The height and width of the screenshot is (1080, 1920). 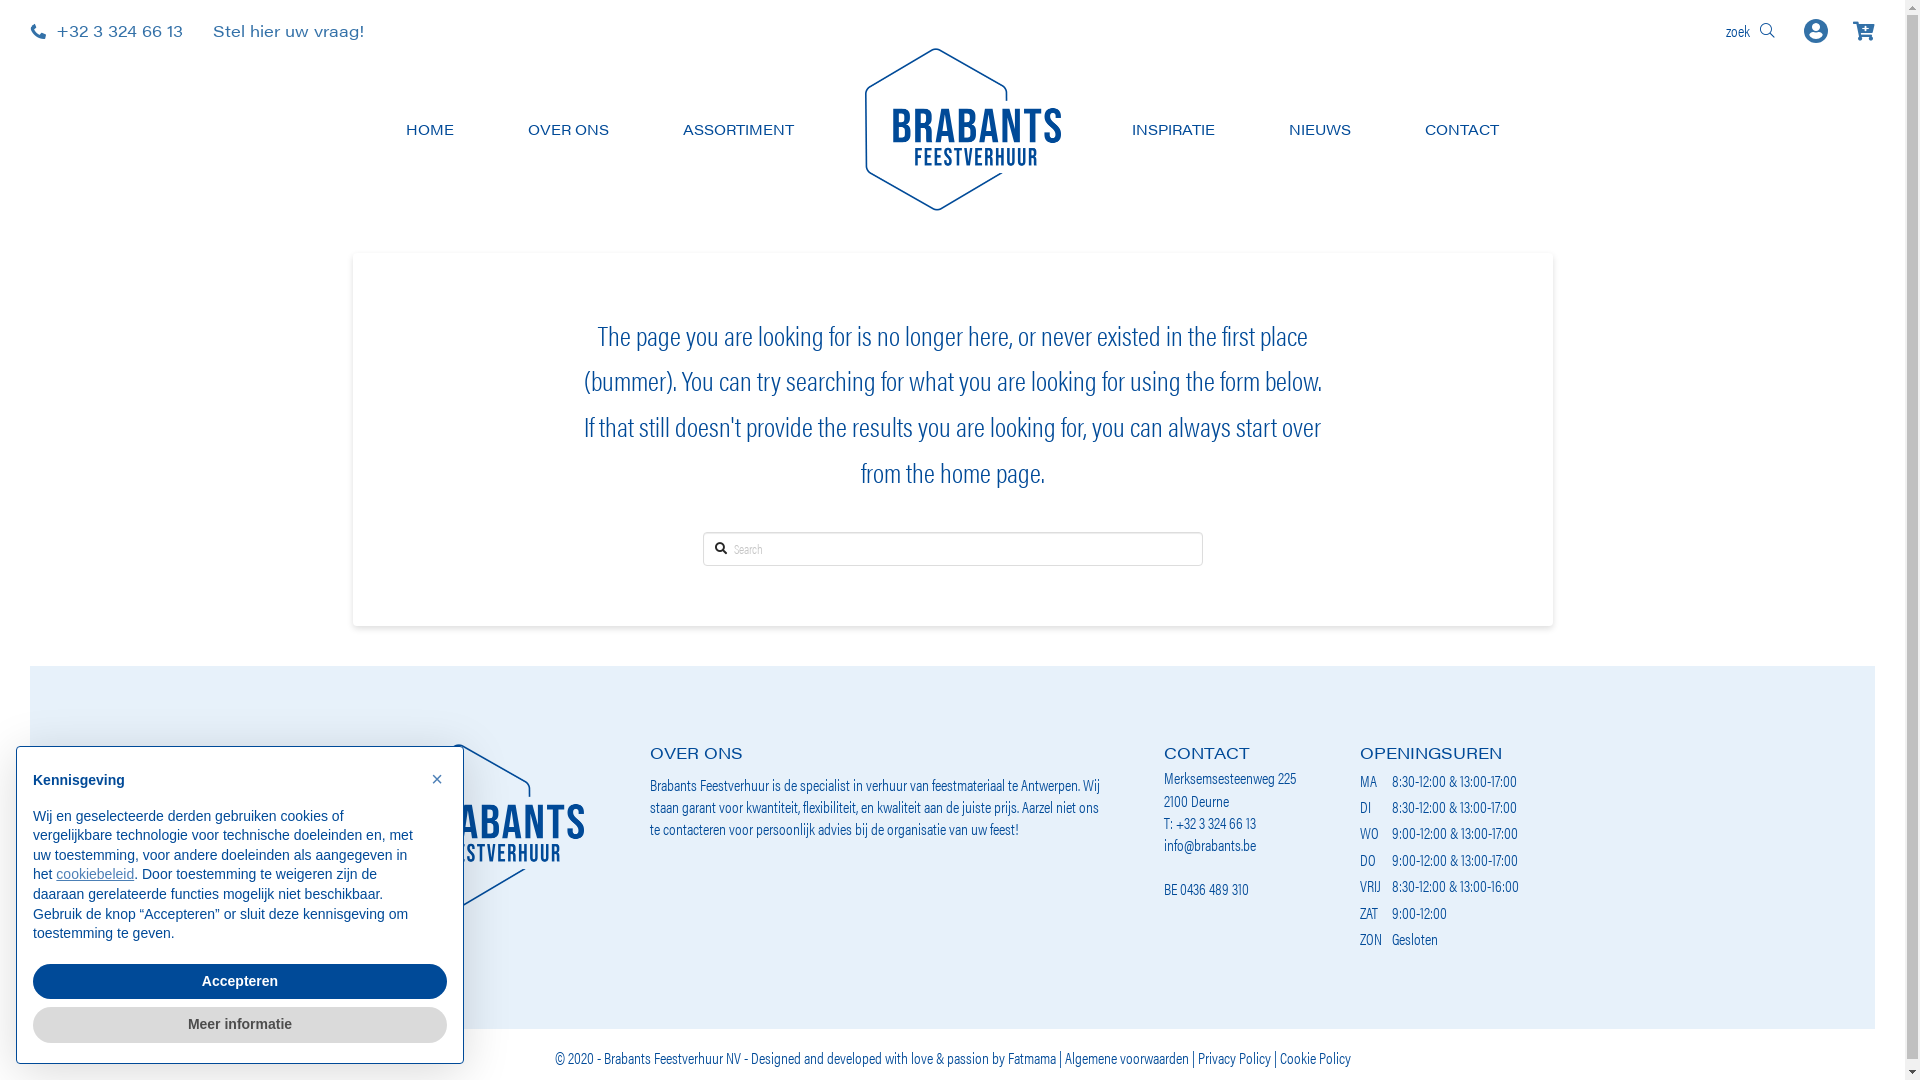 What do you see at coordinates (1320, 128) in the screenshot?
I see `'NIEUWS'` at bounding box center [1320, 128].